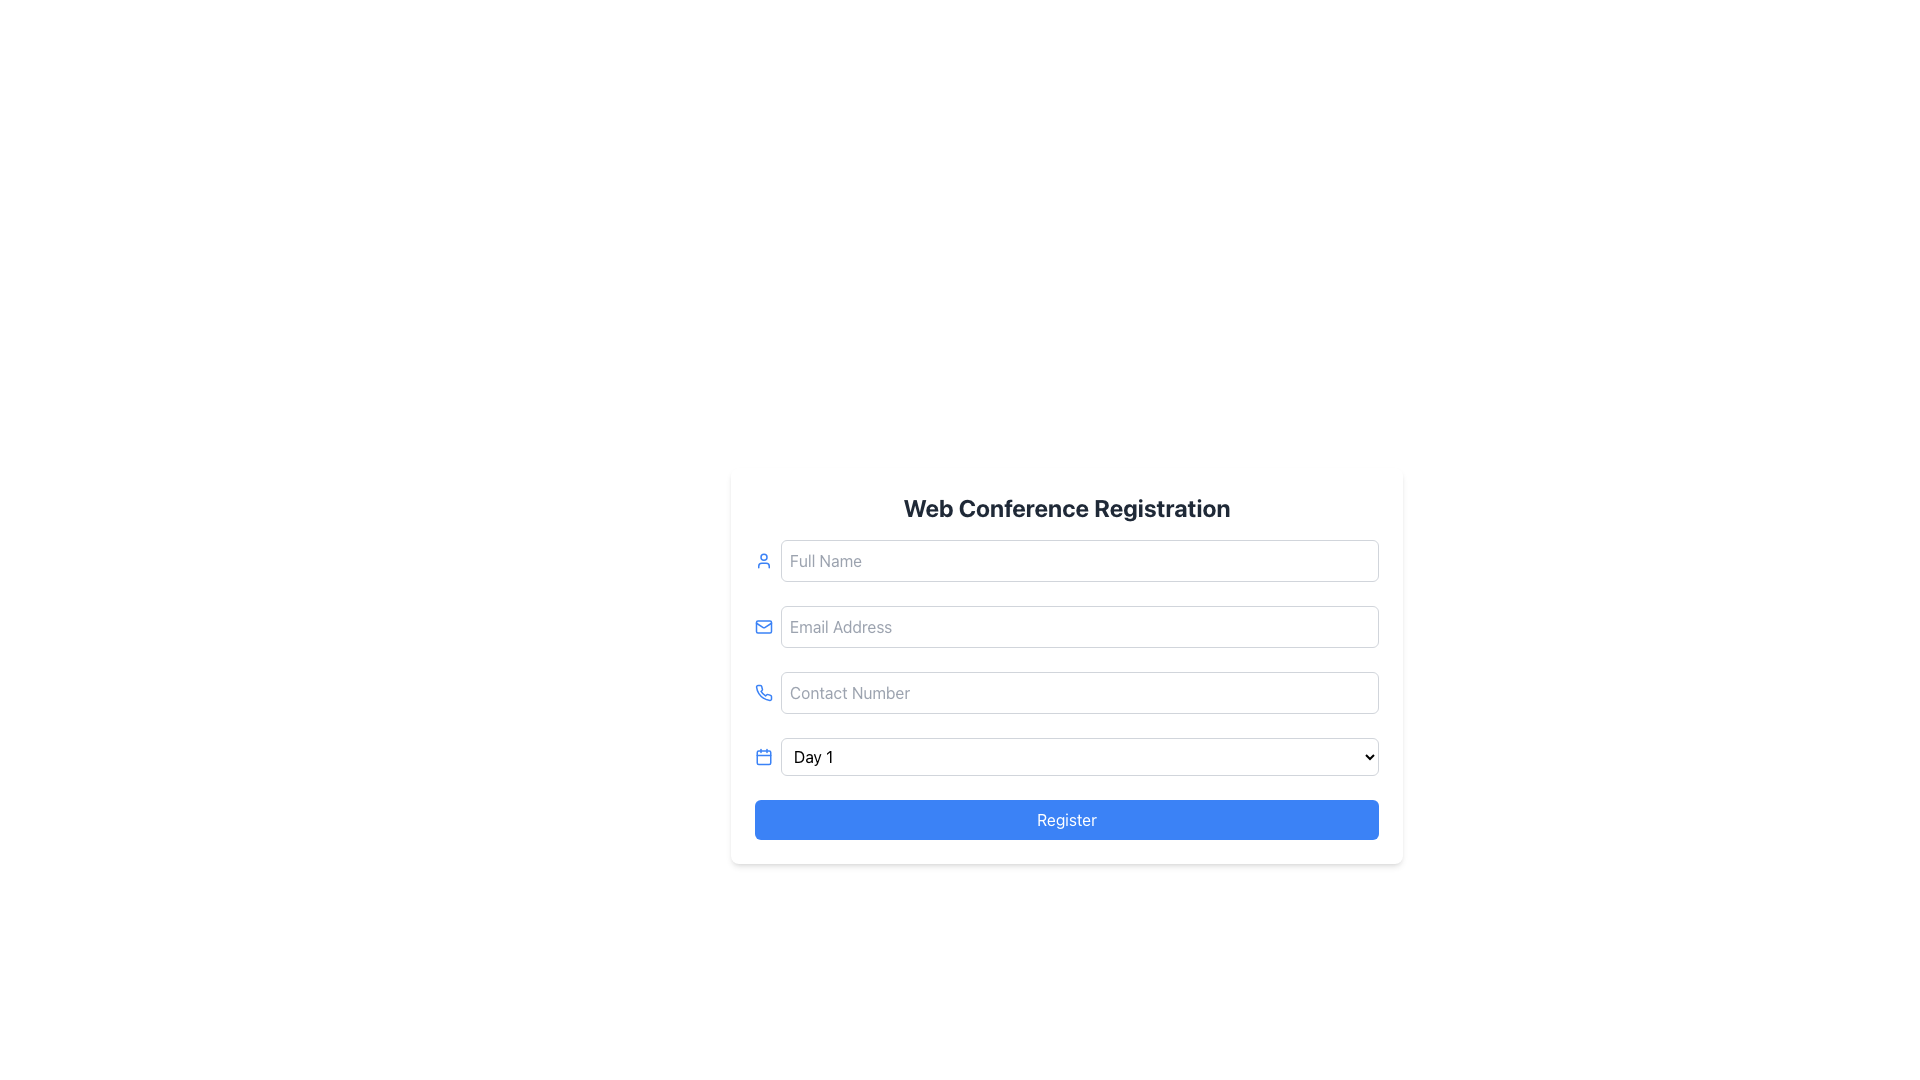 Image resolution: width=1920 pixels, height=1080 pixels. Describe the element at coordinates (762, 692) in the screenshot. I see `the phone icon, which is the leftmost icon in a horizontal layout associated with the 'Contact Number' input field` at that location.